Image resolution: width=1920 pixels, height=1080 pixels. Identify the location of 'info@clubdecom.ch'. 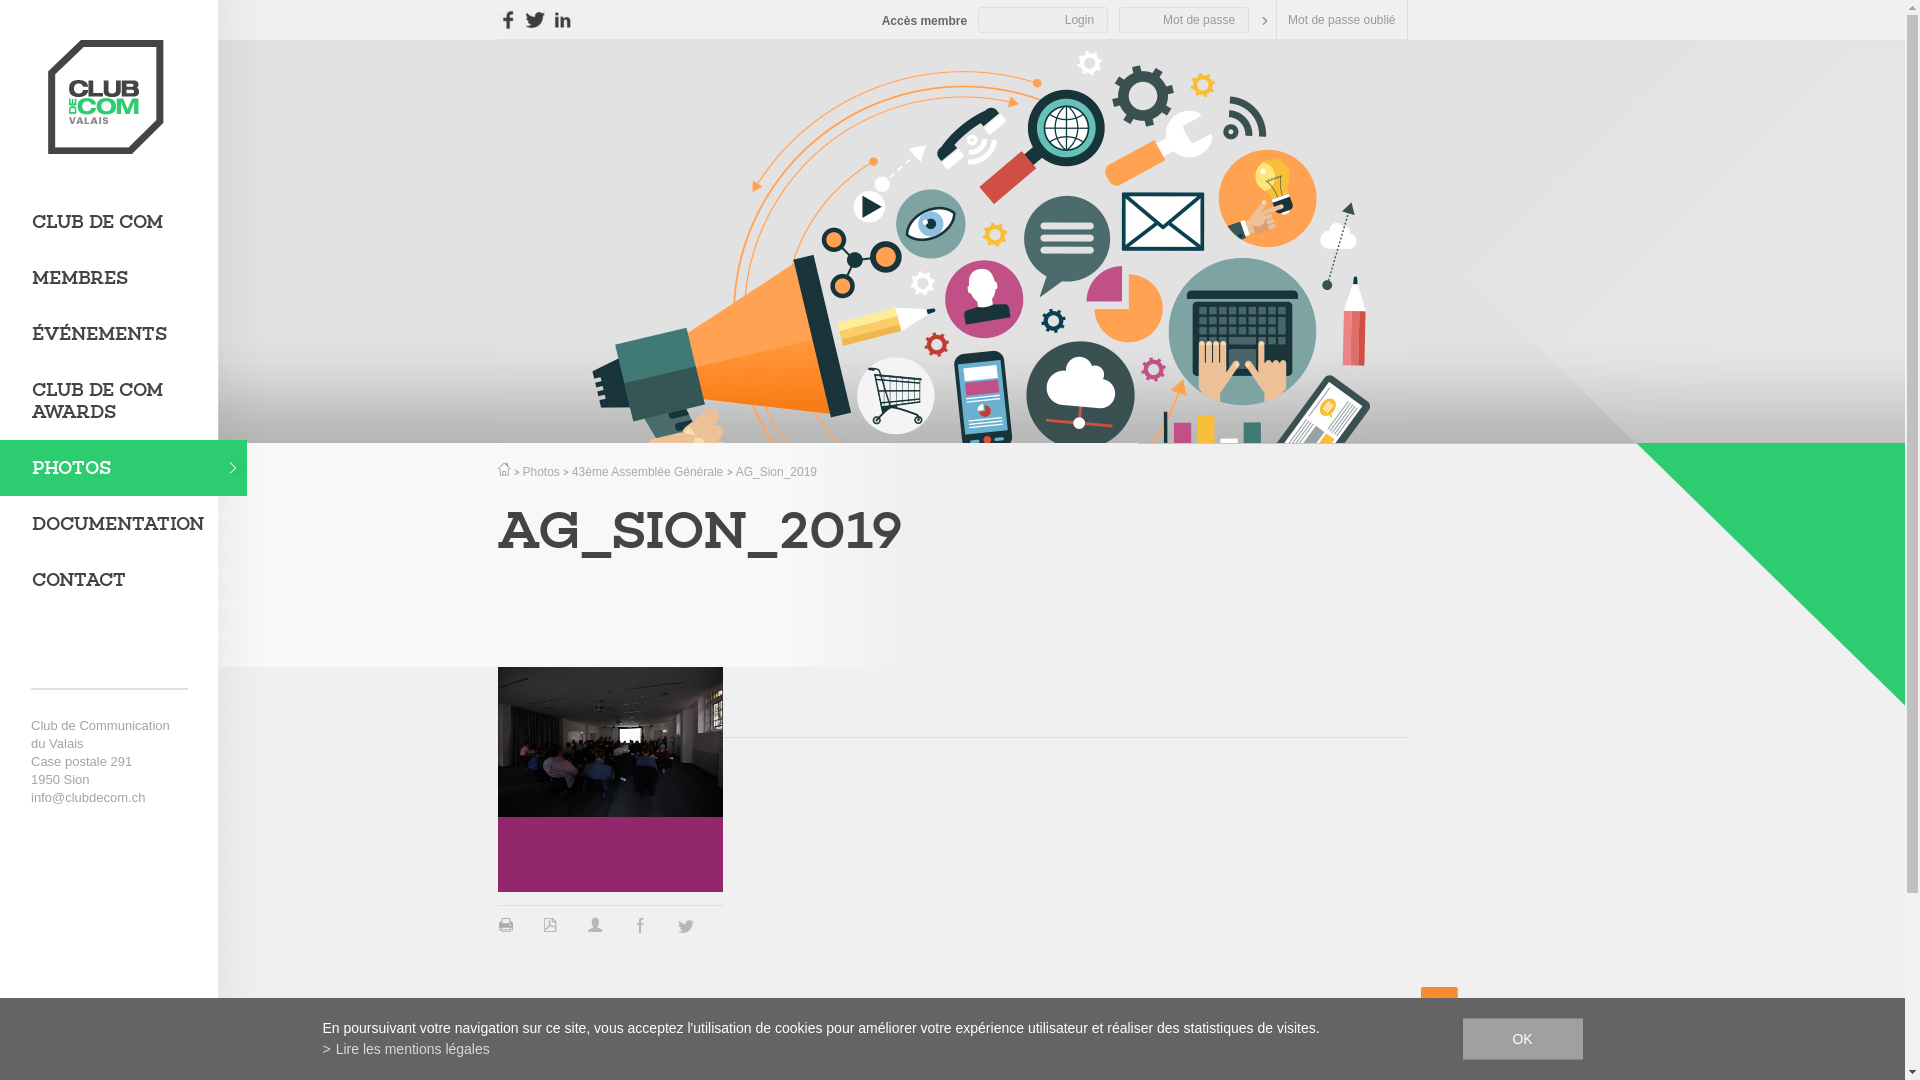
(30, 796).